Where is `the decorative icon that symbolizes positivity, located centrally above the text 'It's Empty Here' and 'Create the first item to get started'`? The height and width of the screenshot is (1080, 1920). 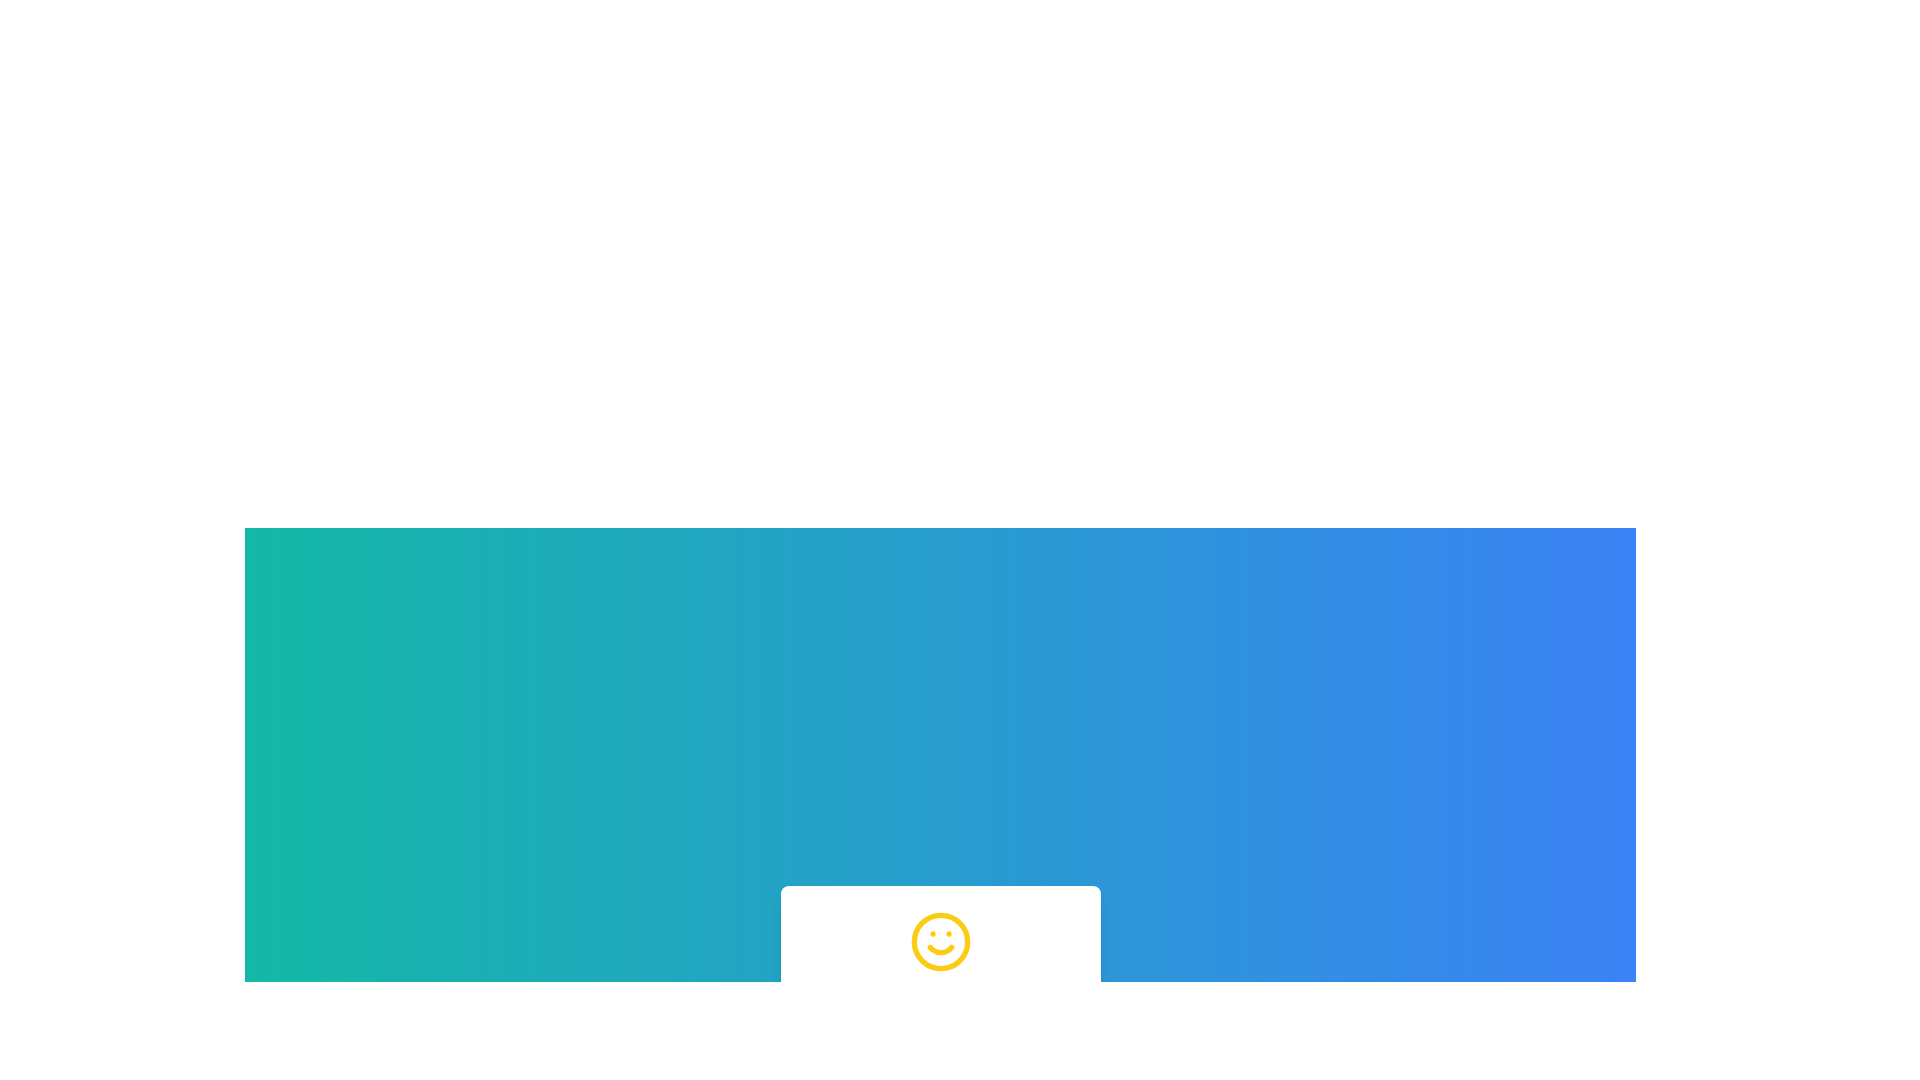 the decorative icon that symbolizes positivity, located centrally above the text 'It's Empty Here' and 'Create the first item to get started' is located at coordinates (939, 941).